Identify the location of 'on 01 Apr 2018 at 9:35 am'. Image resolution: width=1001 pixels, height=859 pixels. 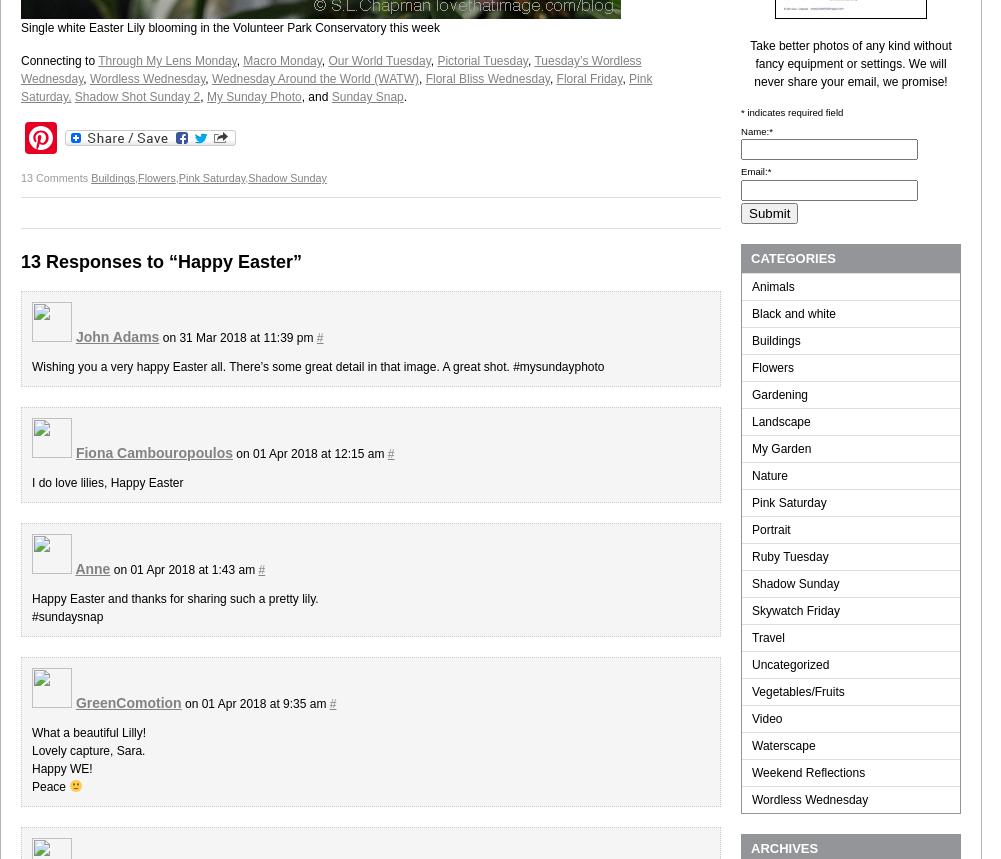
(253, 704).